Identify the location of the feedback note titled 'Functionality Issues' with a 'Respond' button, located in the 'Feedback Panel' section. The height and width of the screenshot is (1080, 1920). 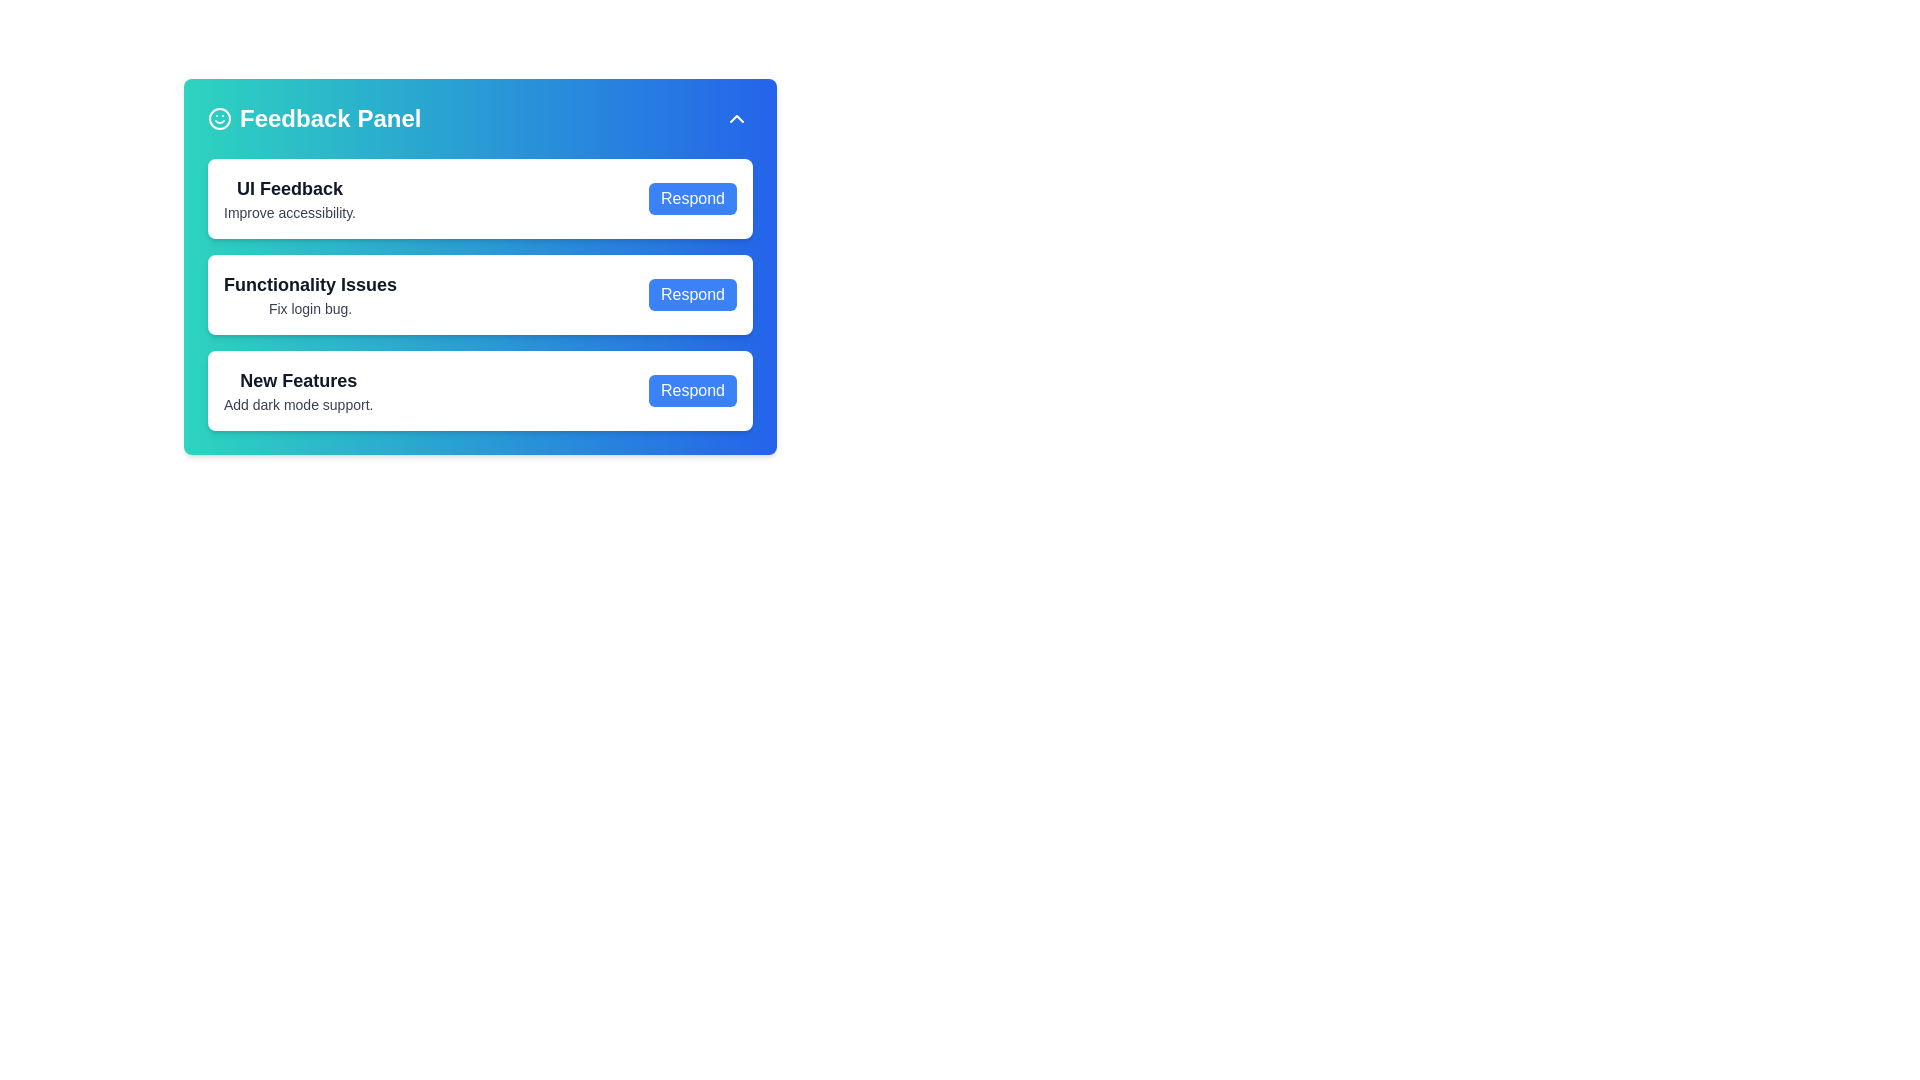
(480, 294).